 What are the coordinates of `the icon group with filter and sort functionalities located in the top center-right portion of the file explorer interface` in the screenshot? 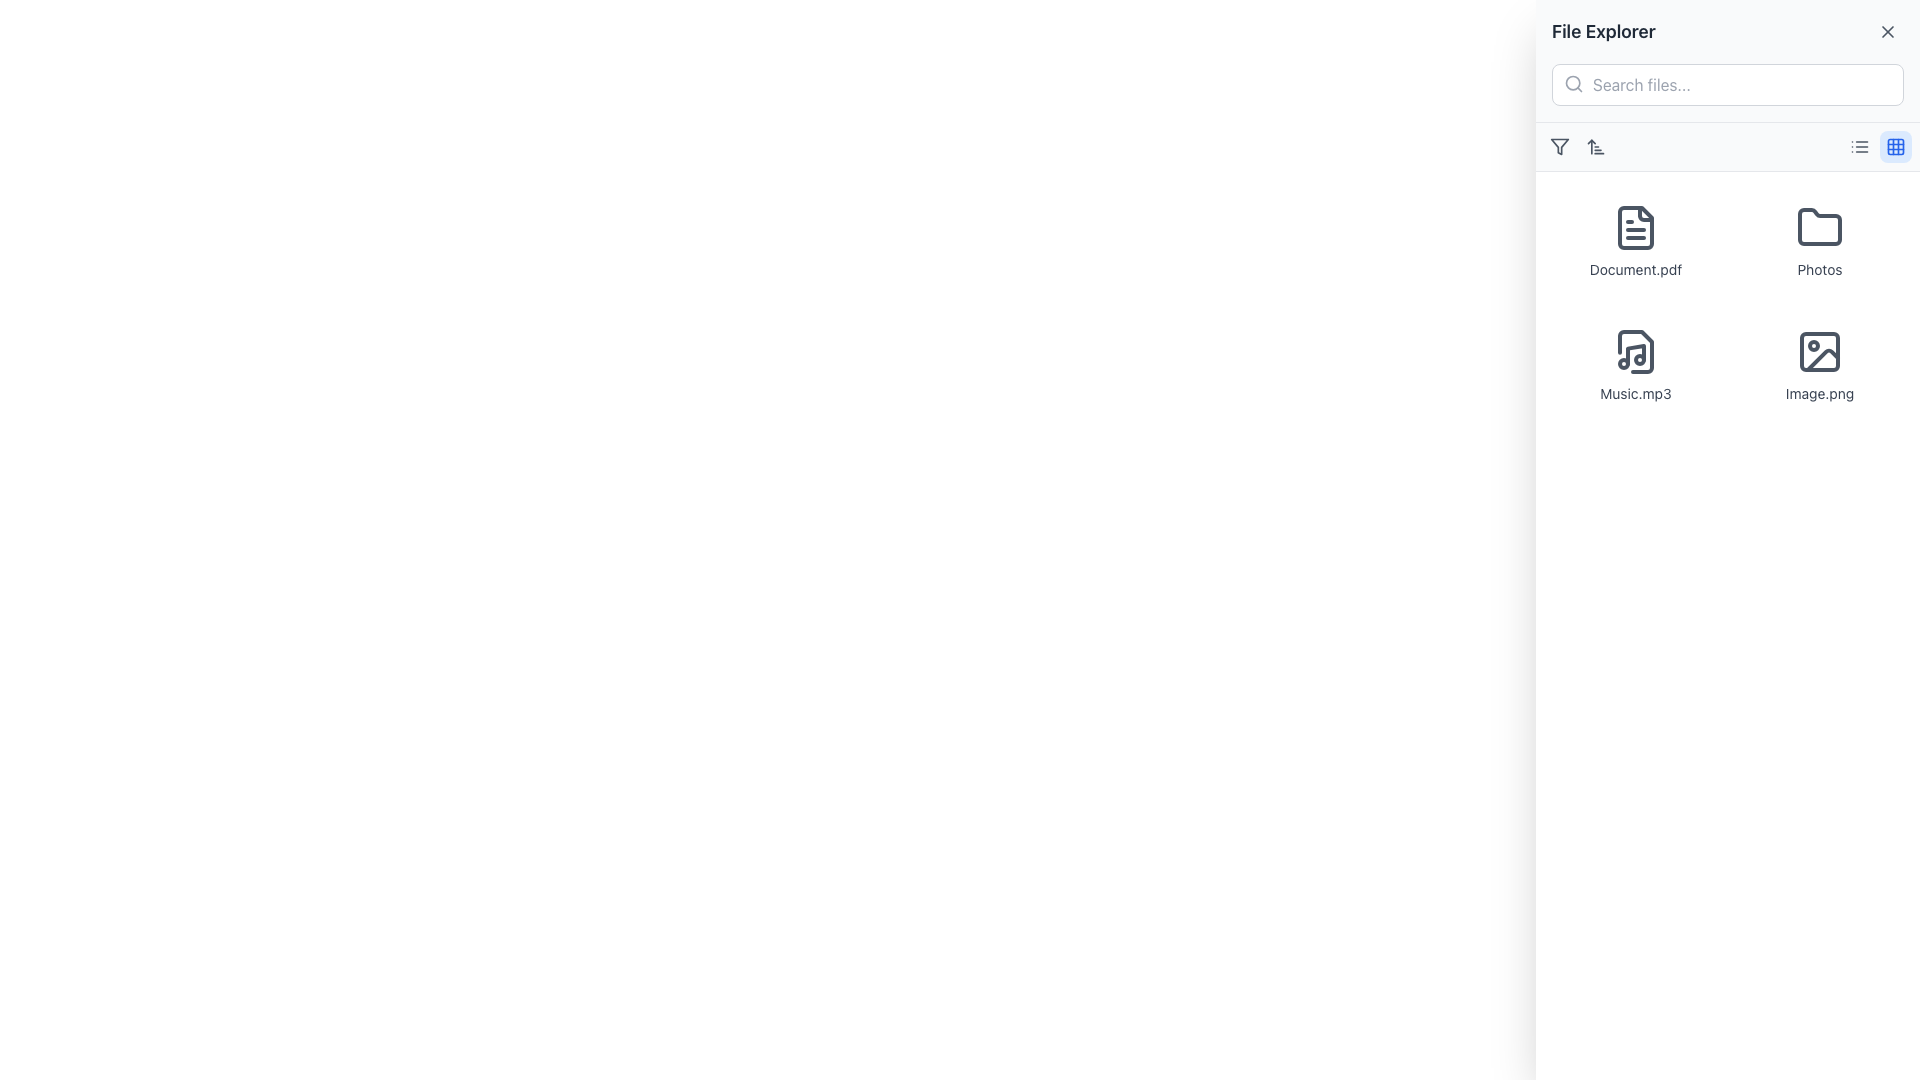 It's located at (1577, 145).